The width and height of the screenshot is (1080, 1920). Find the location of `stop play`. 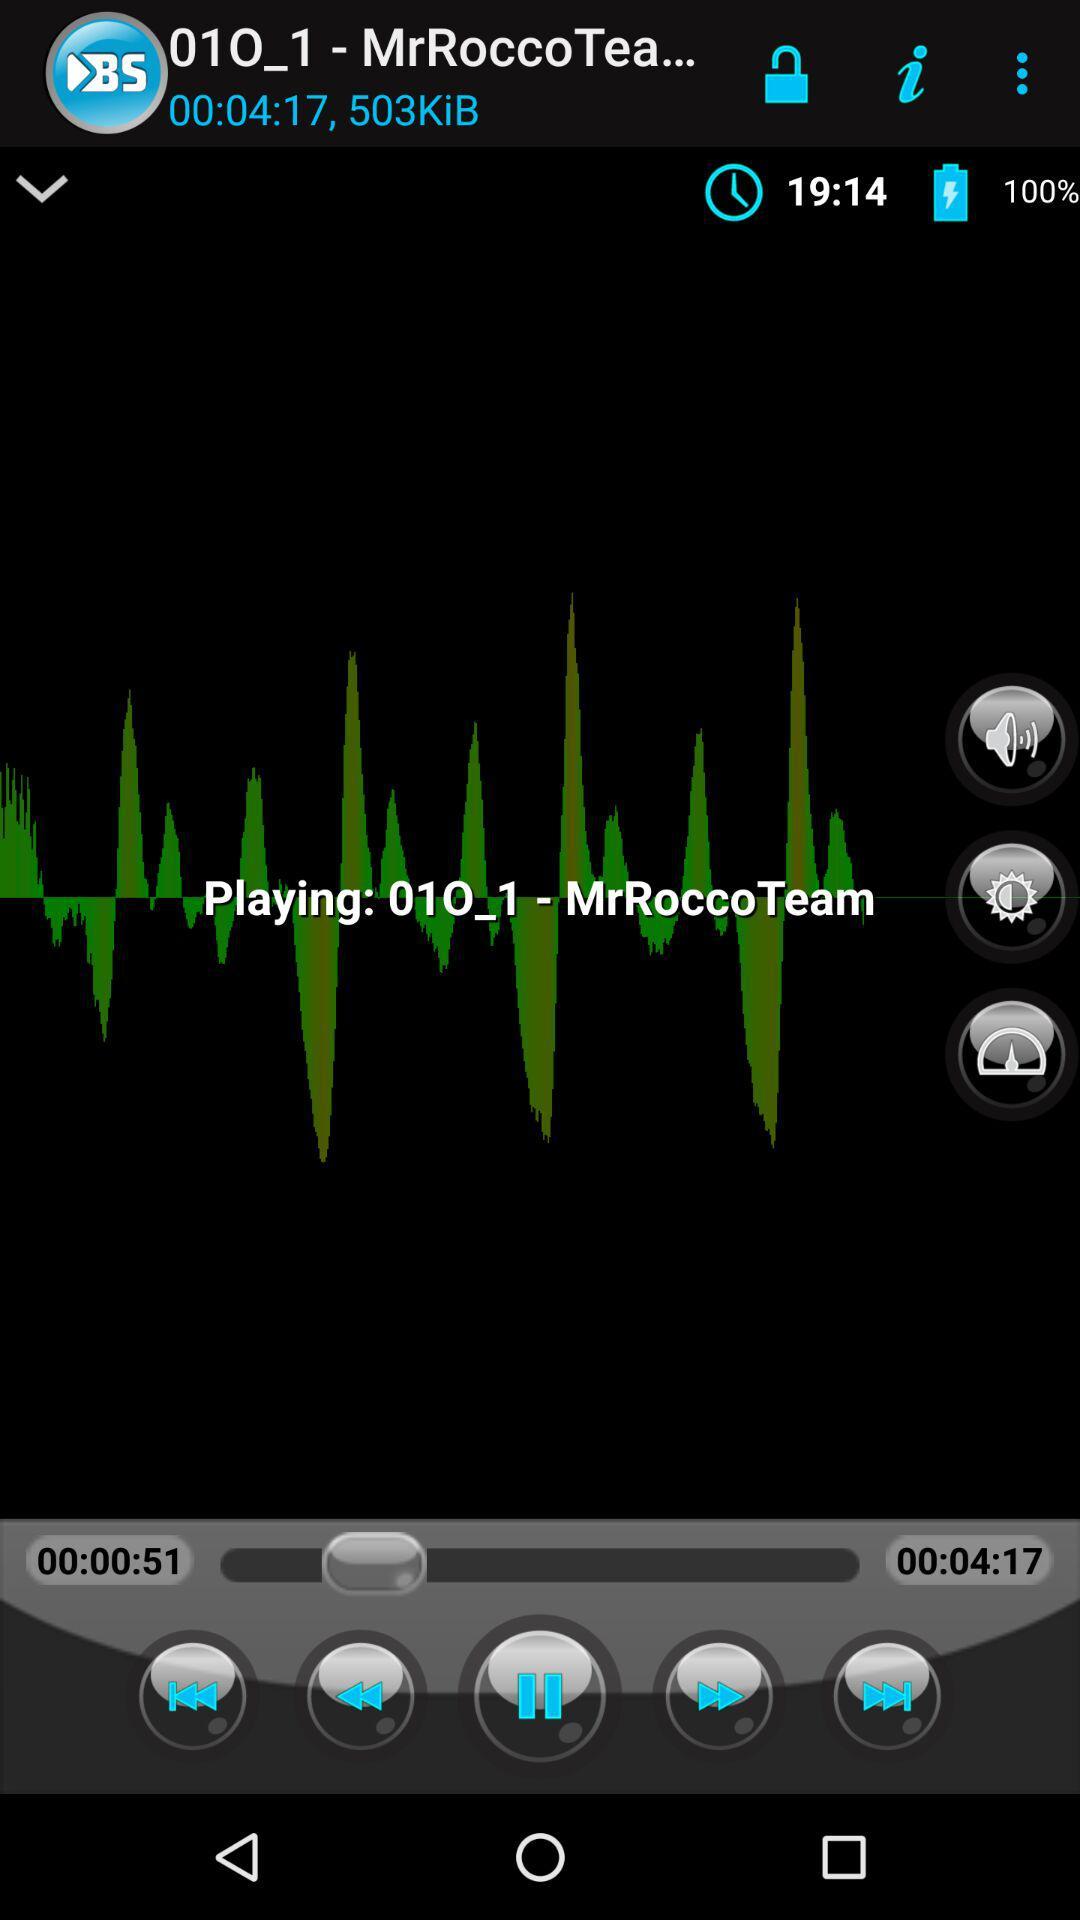

stop play is located at coordinates (540, 1695).